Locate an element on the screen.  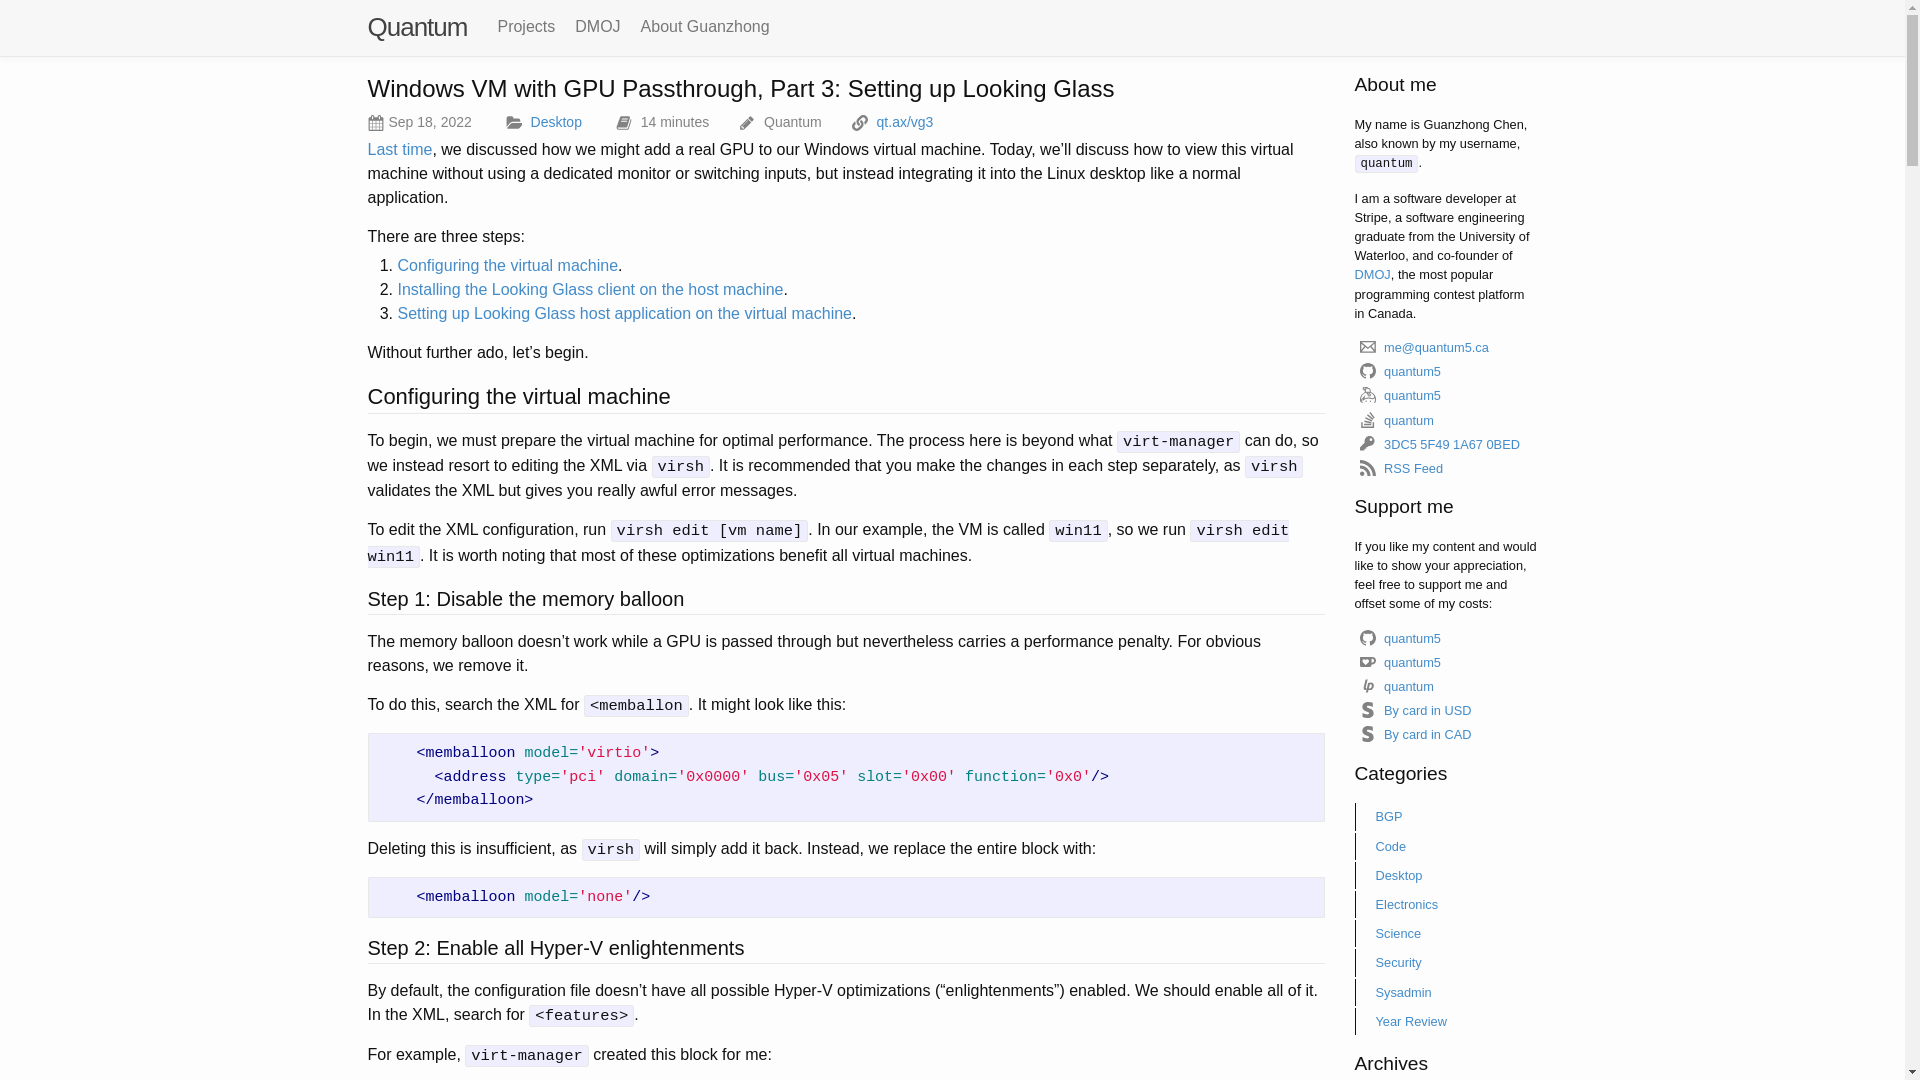
'3DC5 5F49 1A67 0BED' is located at coordinates (1438, 443).